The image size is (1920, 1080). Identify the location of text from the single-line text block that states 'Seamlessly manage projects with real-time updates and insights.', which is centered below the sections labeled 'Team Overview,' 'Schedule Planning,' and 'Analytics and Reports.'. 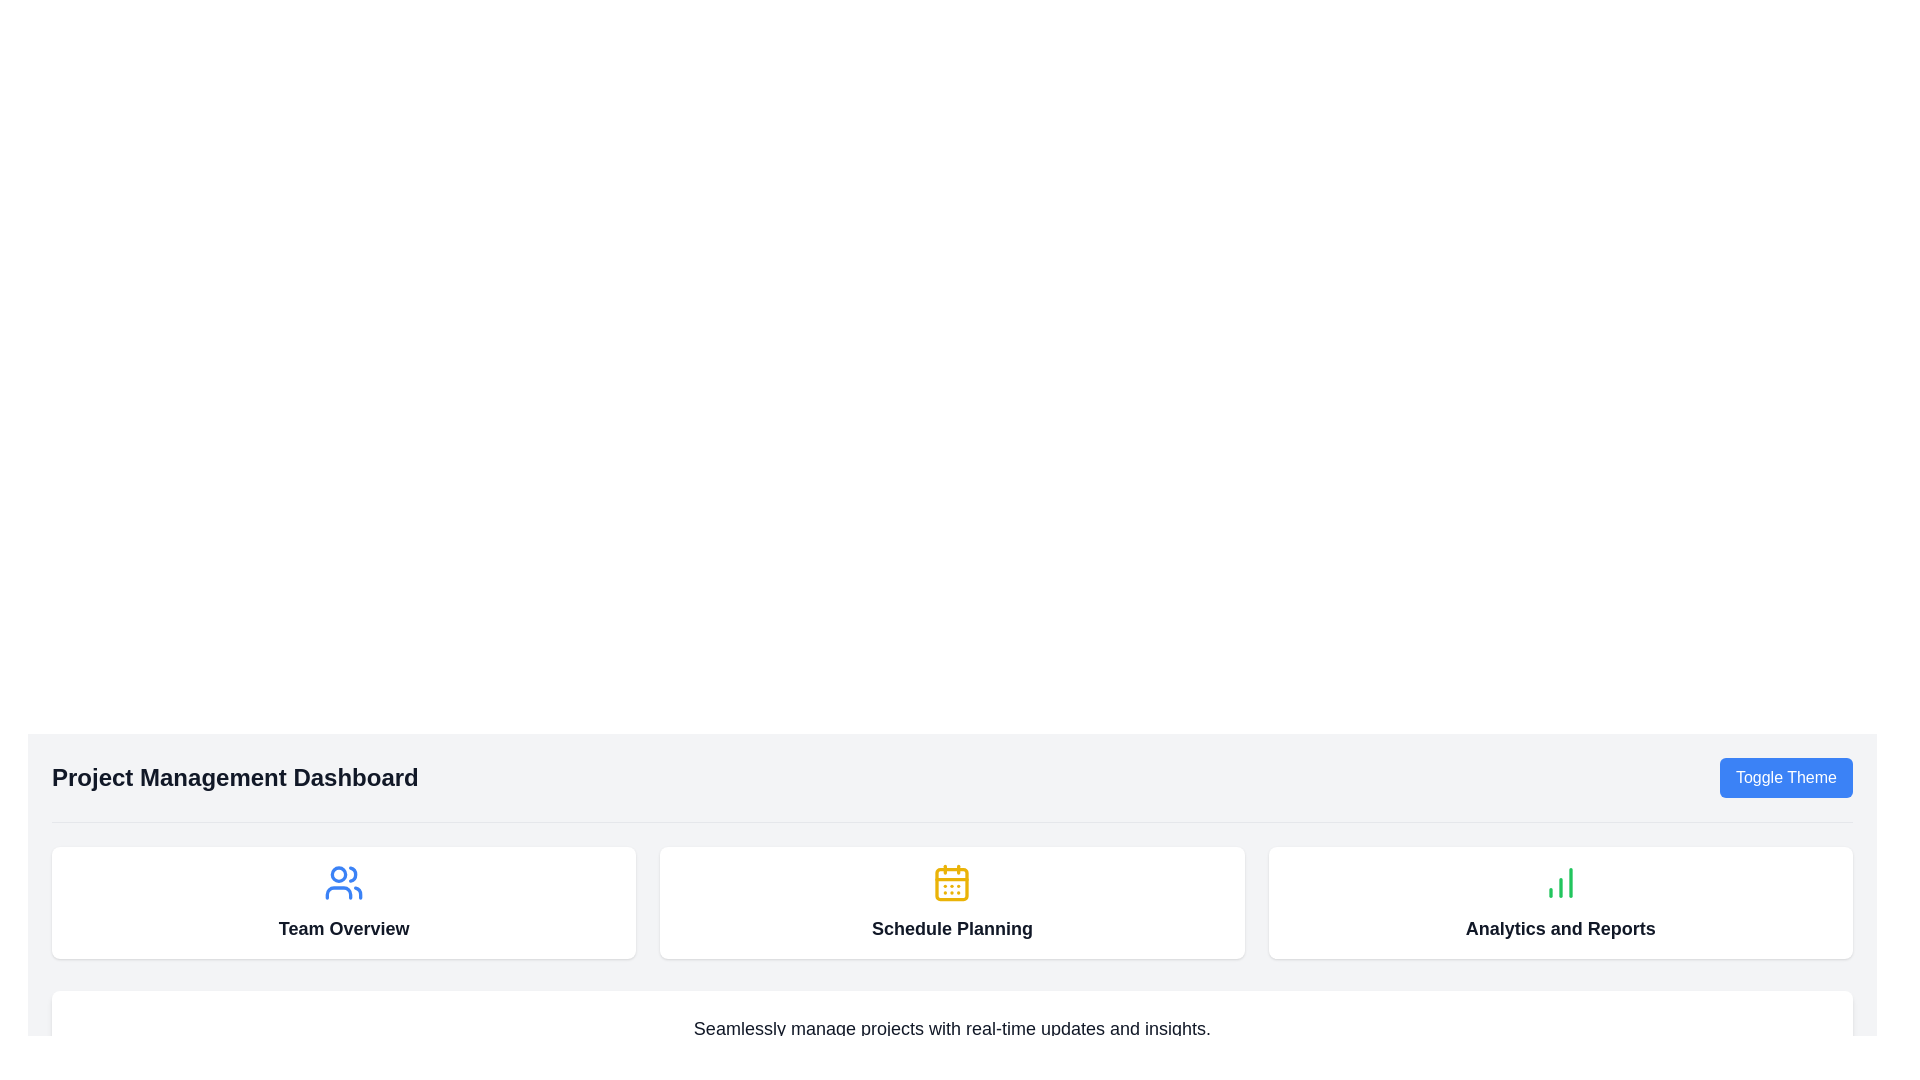
(951, 1029).